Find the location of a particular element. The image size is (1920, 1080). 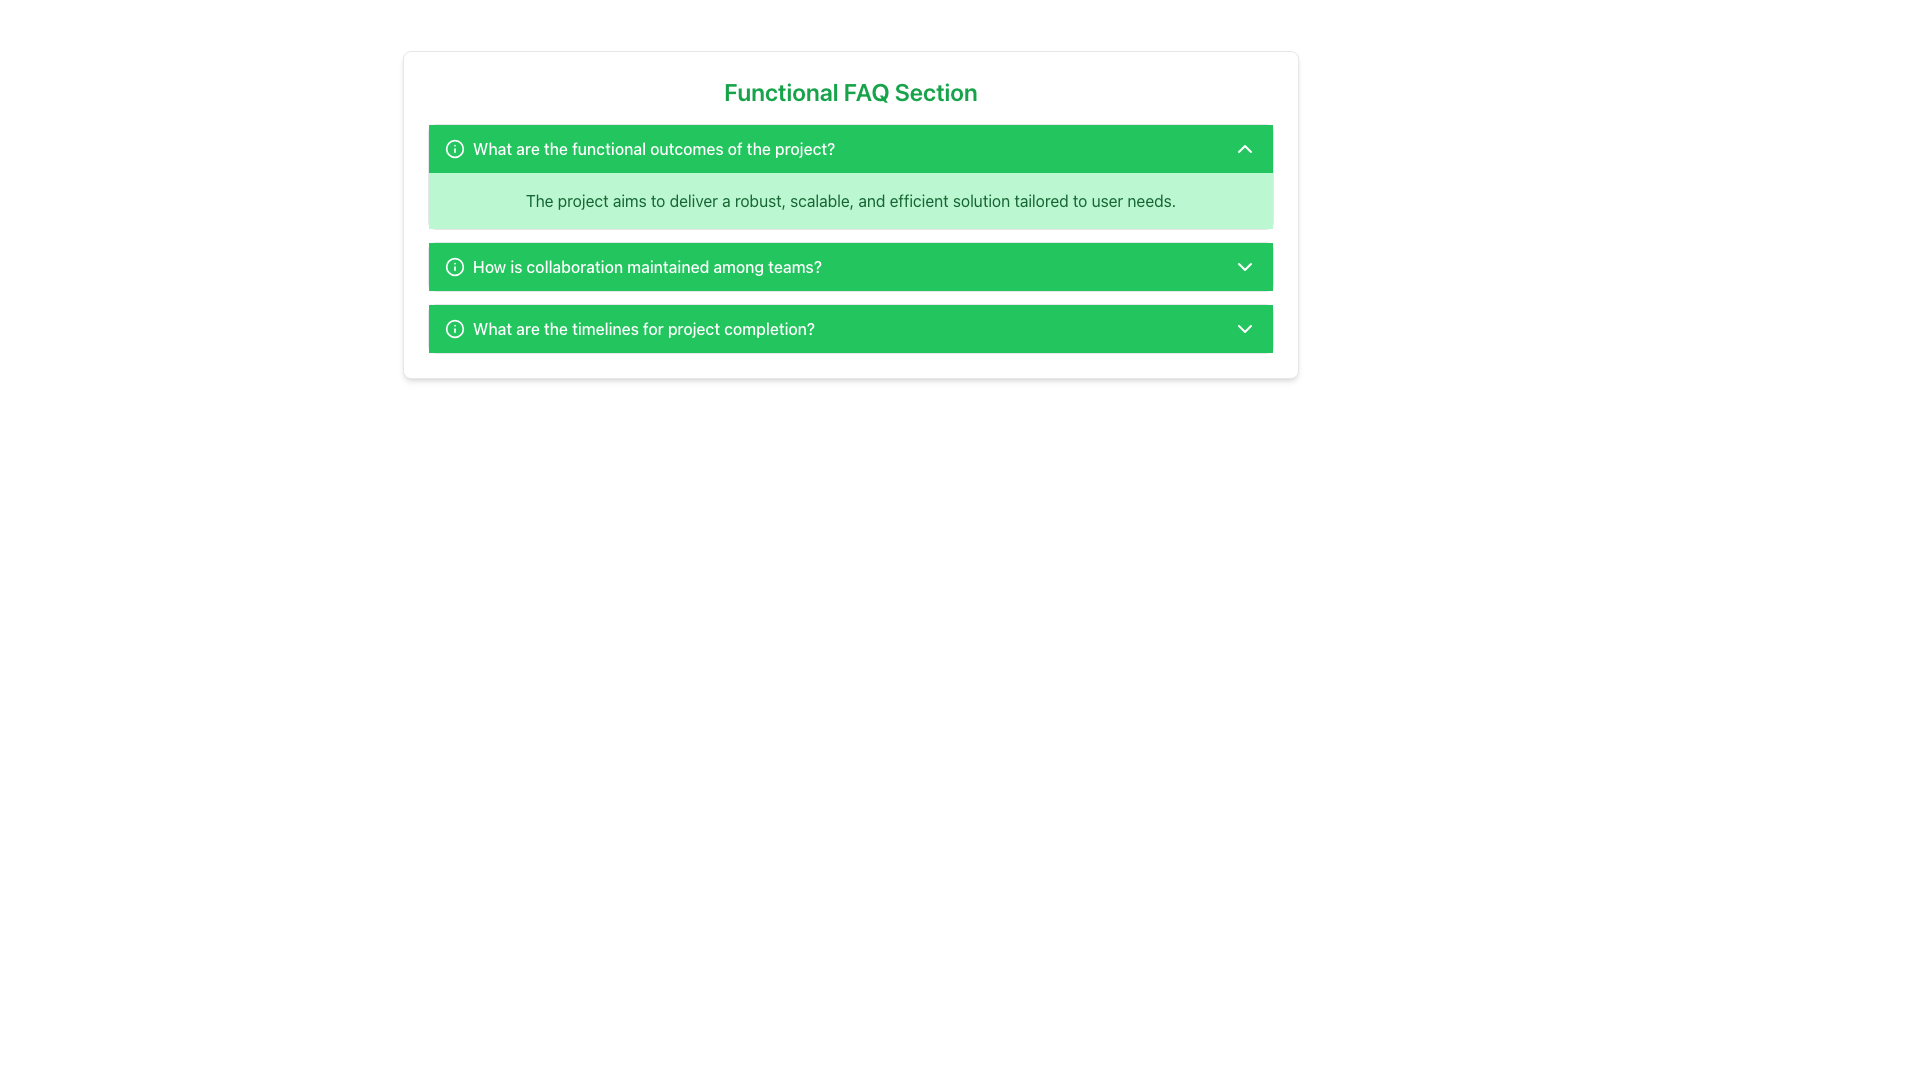

the circular information icon with a green background located next to the FAQ question 'How is collaboration maintained among teams?' is located at coordinates (454, 265).